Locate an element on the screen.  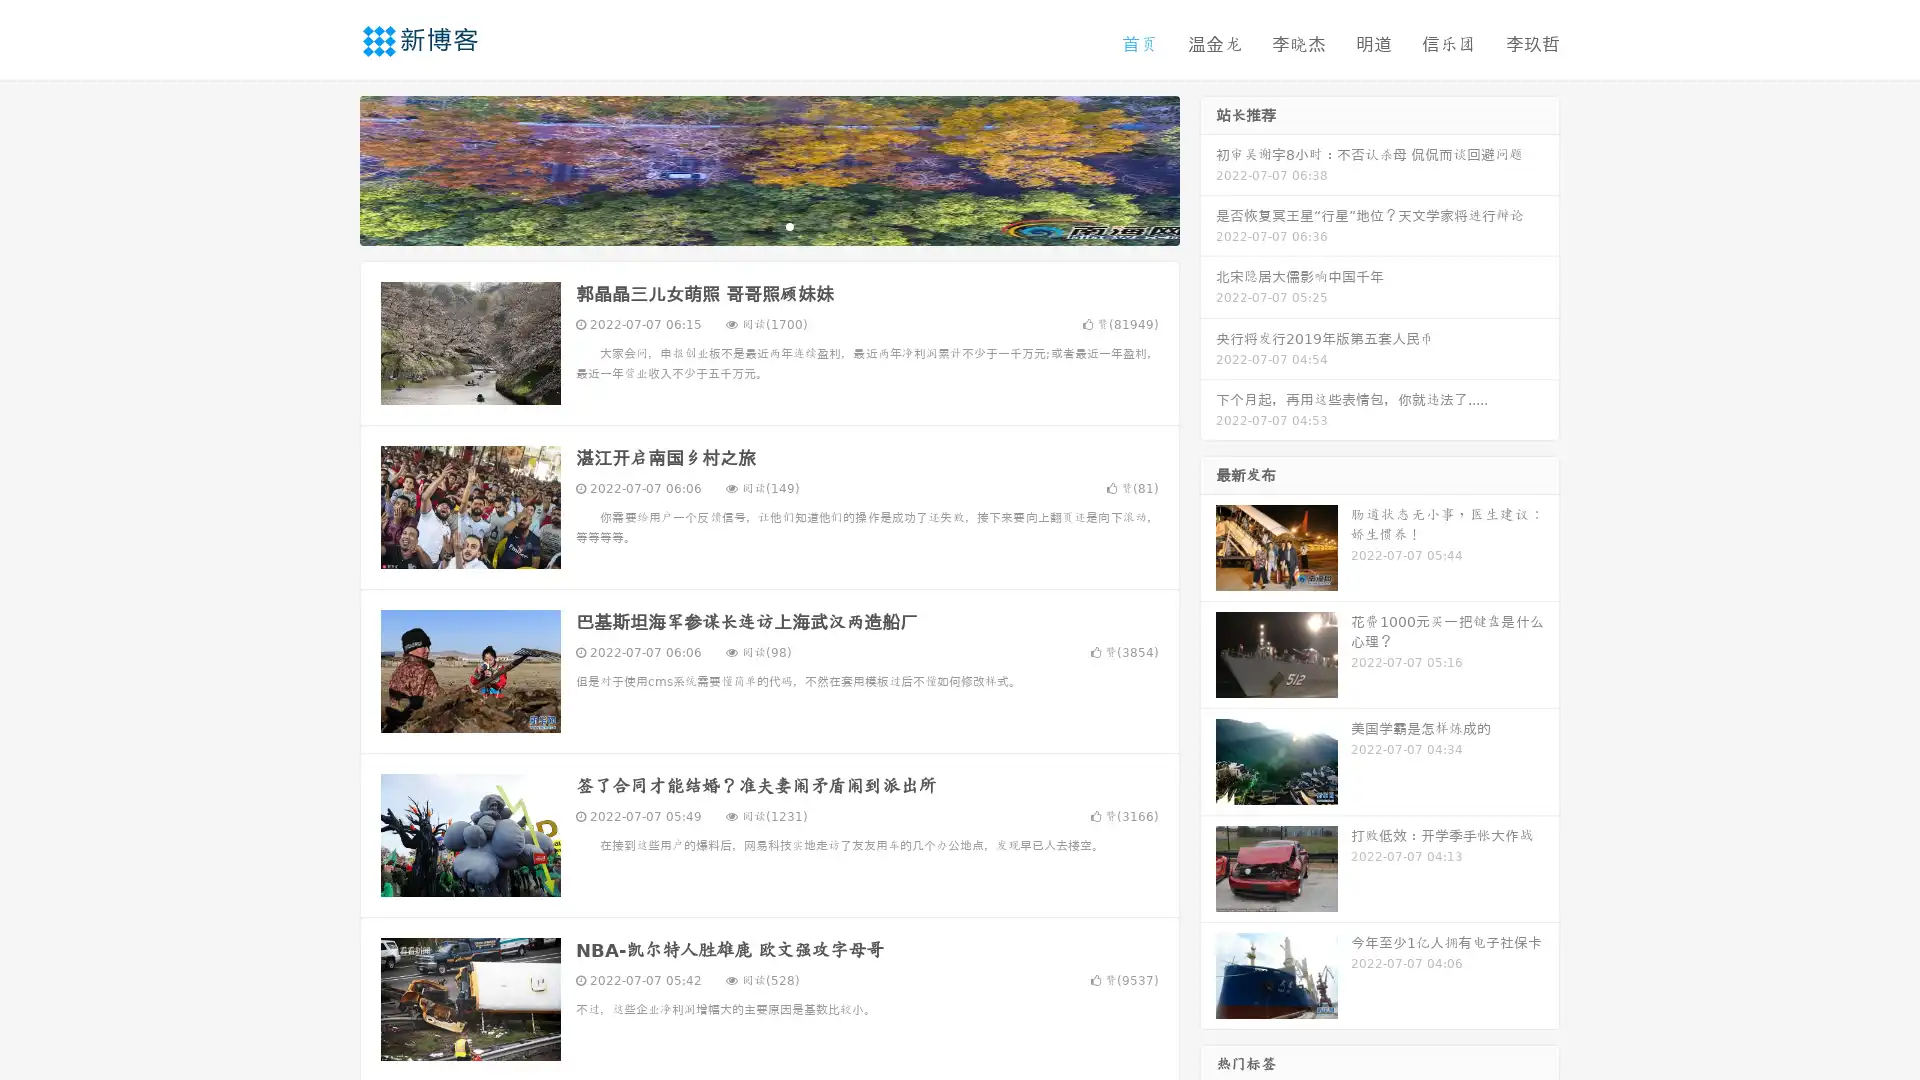
Previous slide is located at coordinates (330, 168).